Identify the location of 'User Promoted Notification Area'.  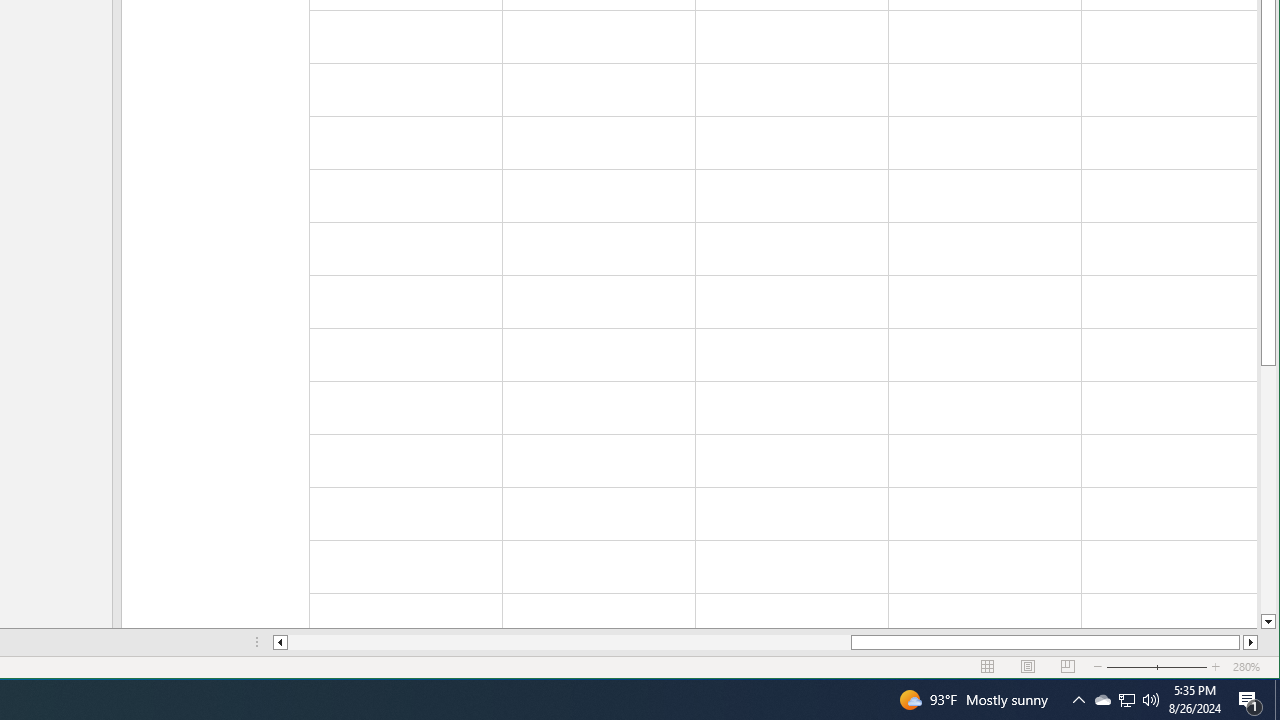
(1127, 698).